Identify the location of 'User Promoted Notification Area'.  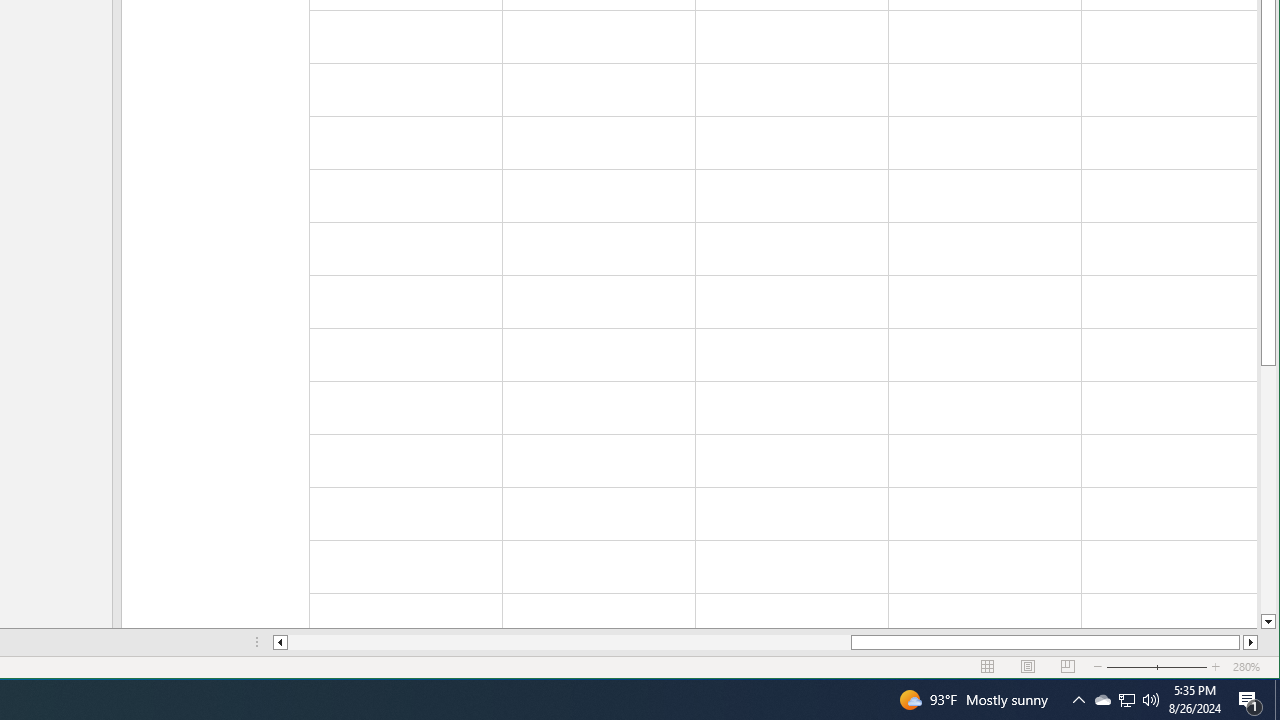
(1127, 698).